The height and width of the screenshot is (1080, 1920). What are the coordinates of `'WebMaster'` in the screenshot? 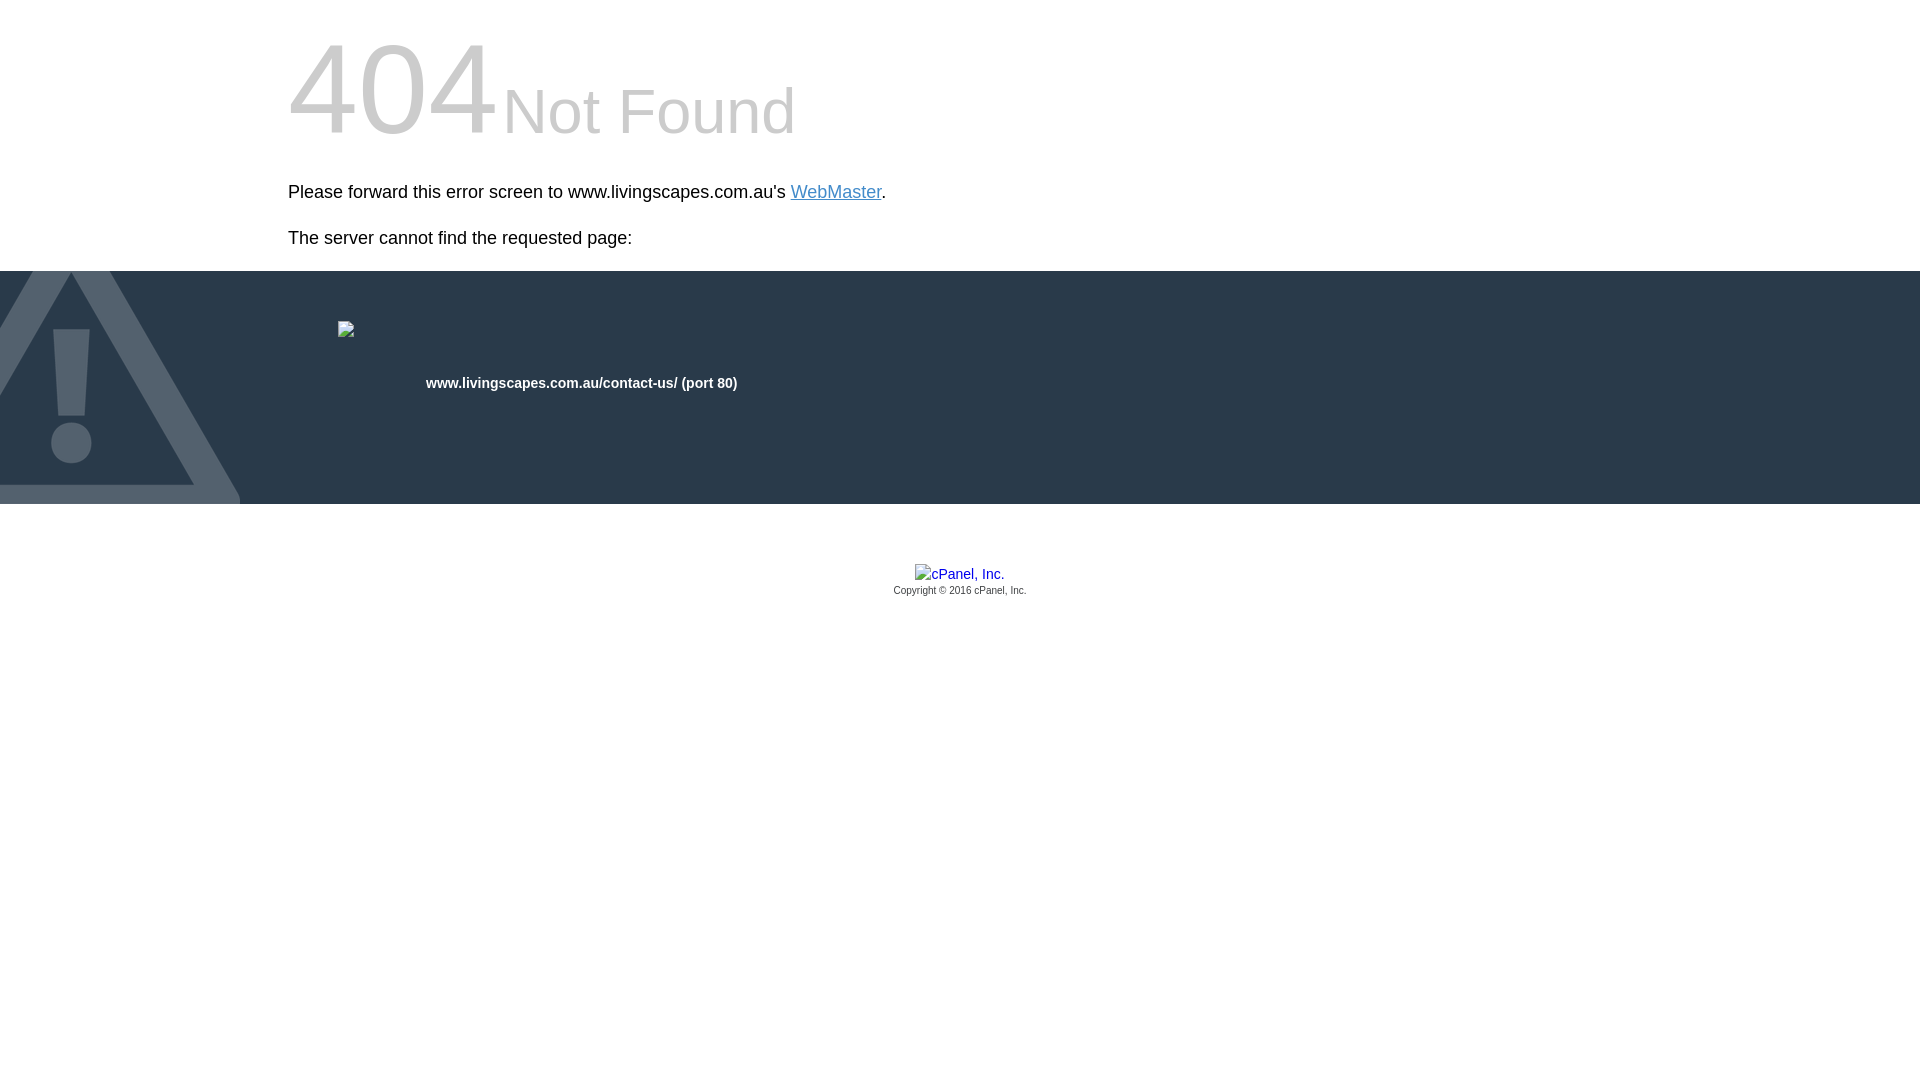 It's located at (836, 192).